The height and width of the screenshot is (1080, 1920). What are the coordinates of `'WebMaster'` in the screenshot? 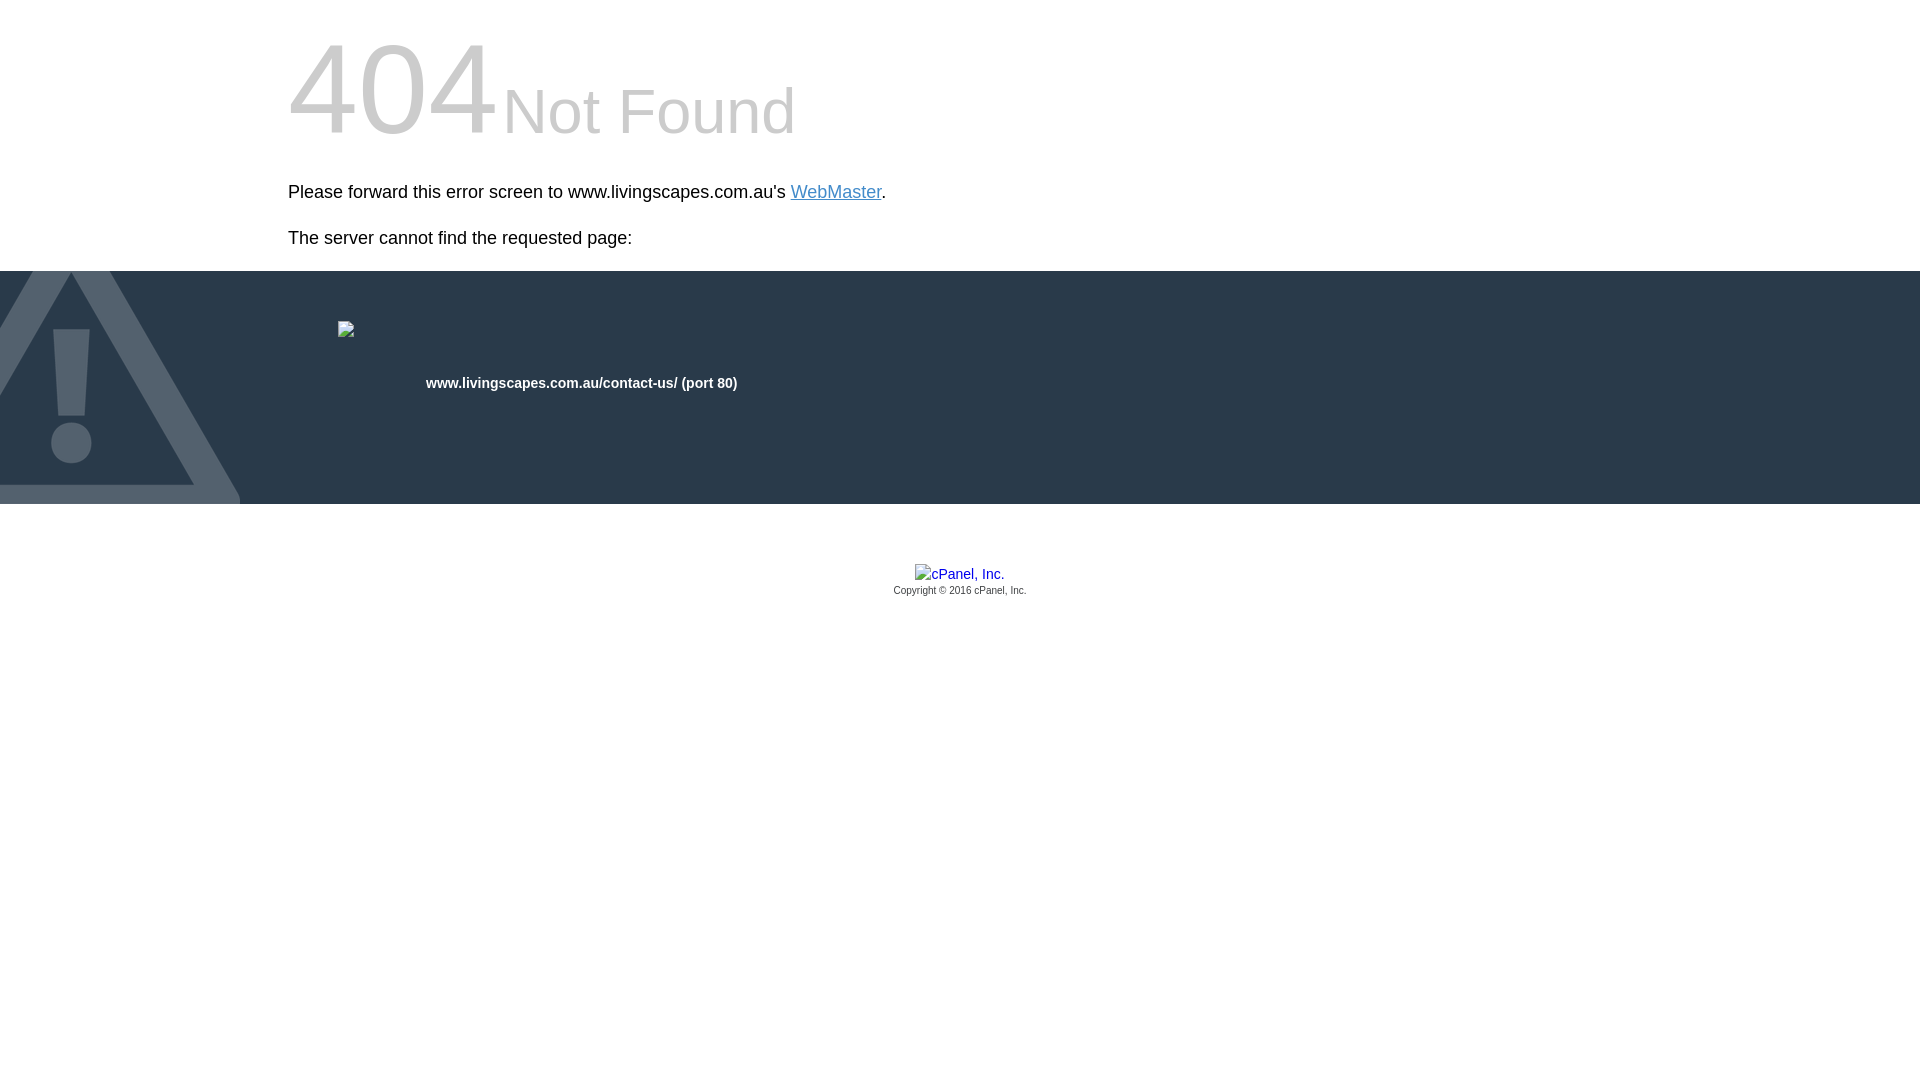 It's located at (836, 192).